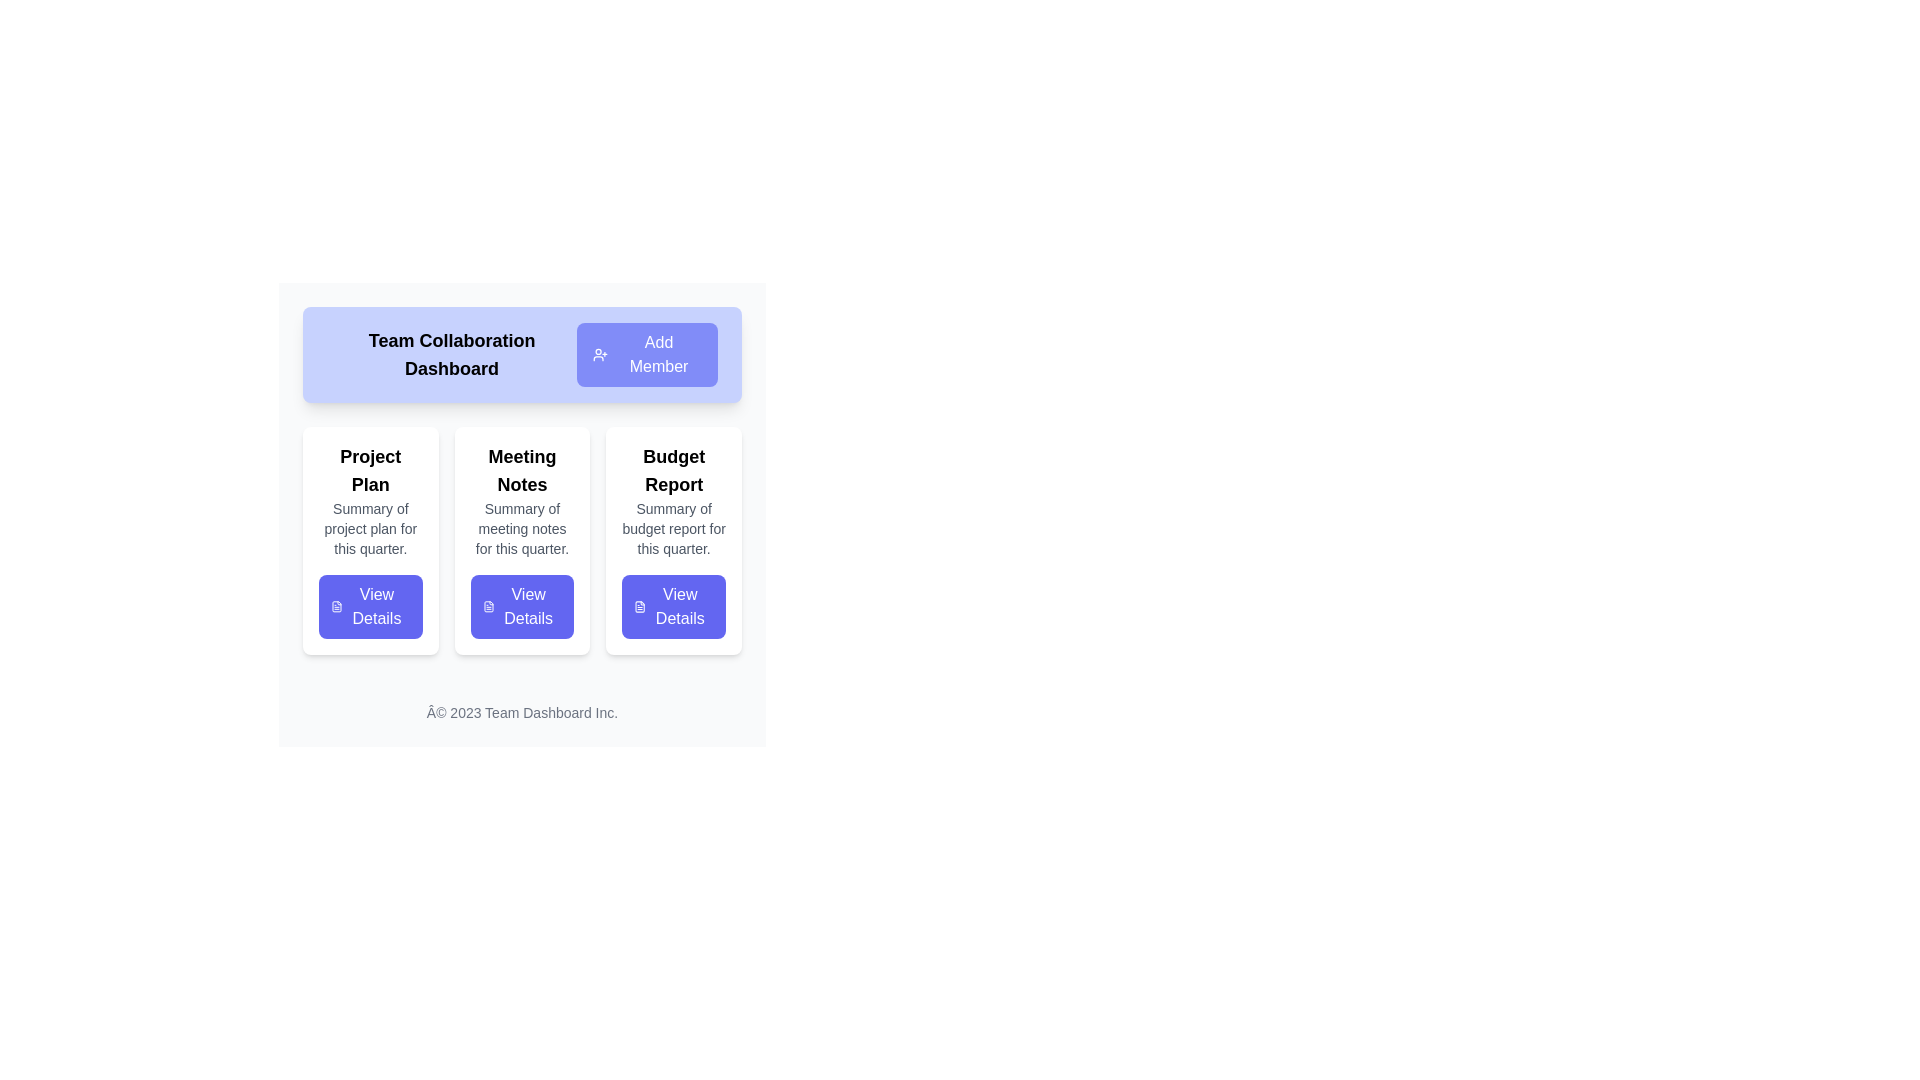 Image resolution: width=1920 pixels, height=1080 pixels. I want to click on the call-to-action button located at the bottom of the 'Budget Report' card, so click(674, 605).